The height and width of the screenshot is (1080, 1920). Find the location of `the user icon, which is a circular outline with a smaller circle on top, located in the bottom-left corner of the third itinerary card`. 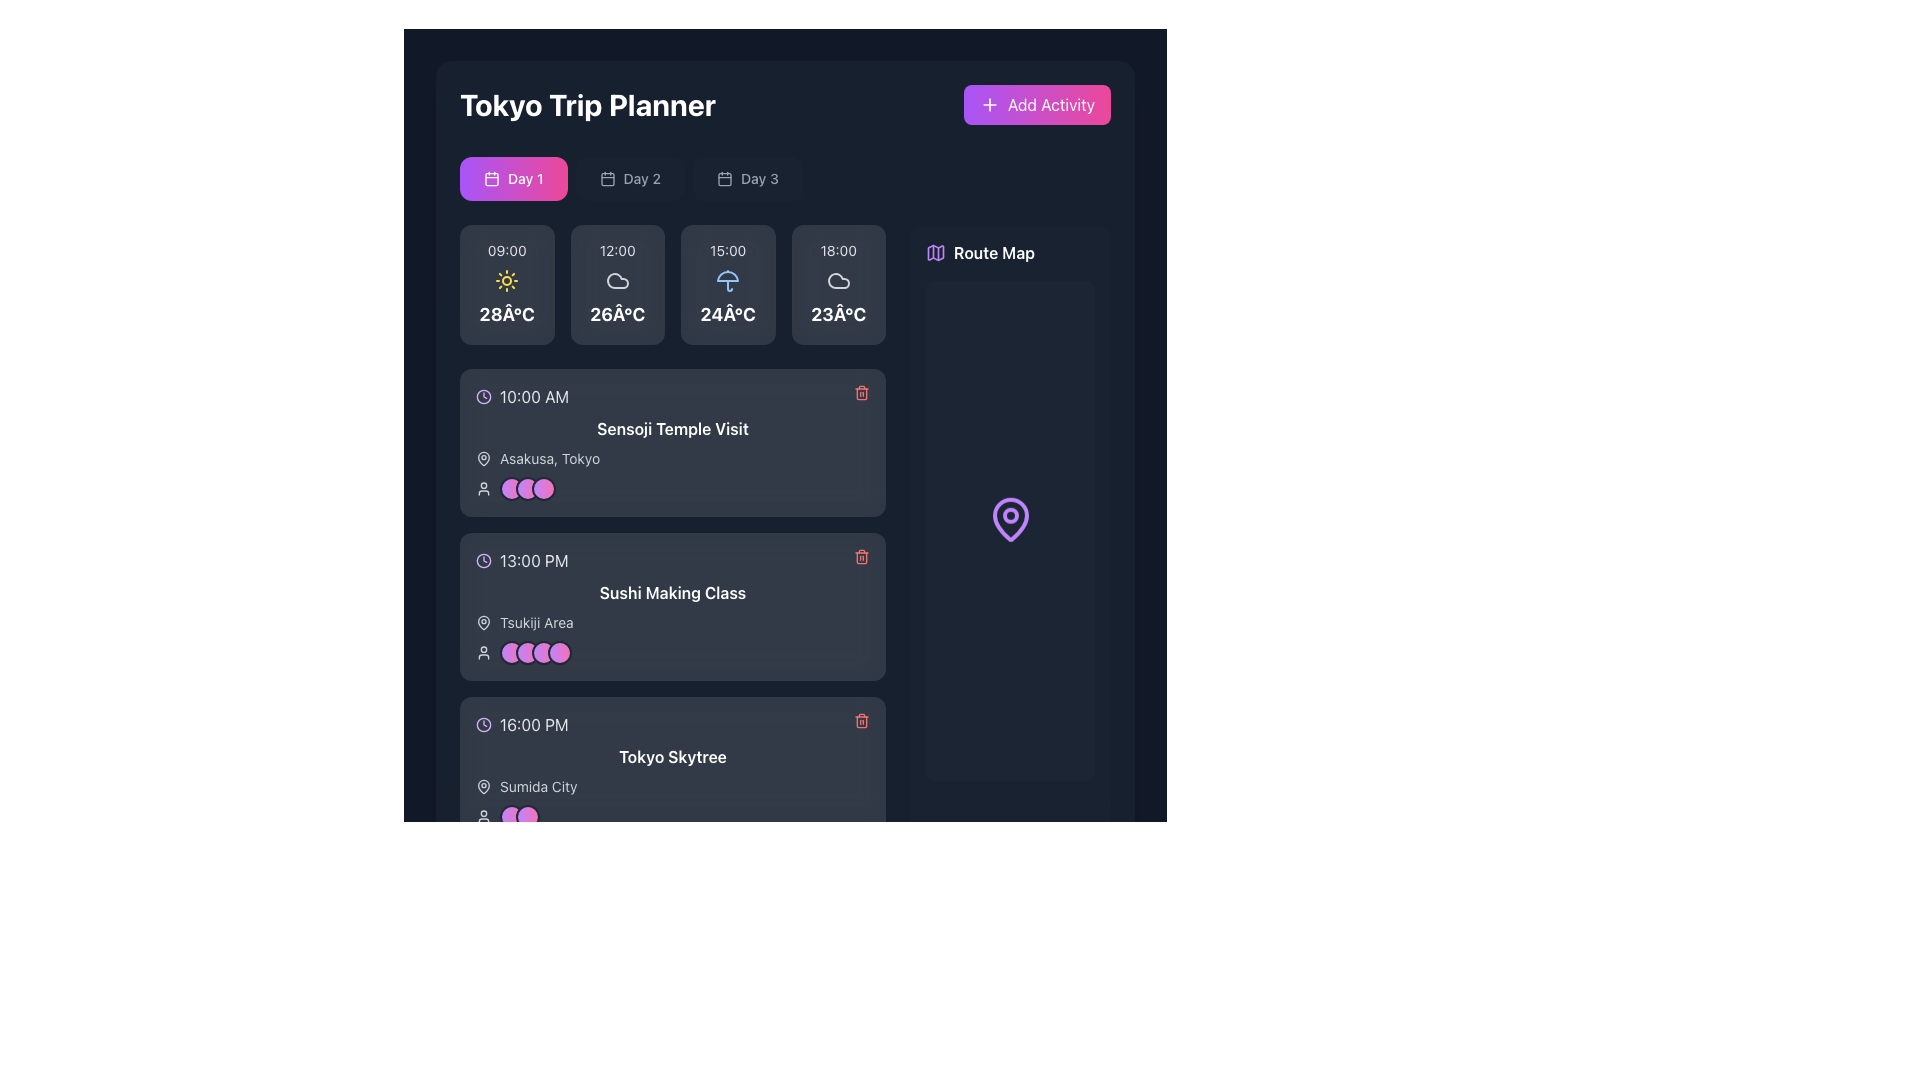

the user icon, which is a circular outline with a smaller circle on top, located in the bottom-left corner of the third itinerary card is located at coordinates (484, 817).